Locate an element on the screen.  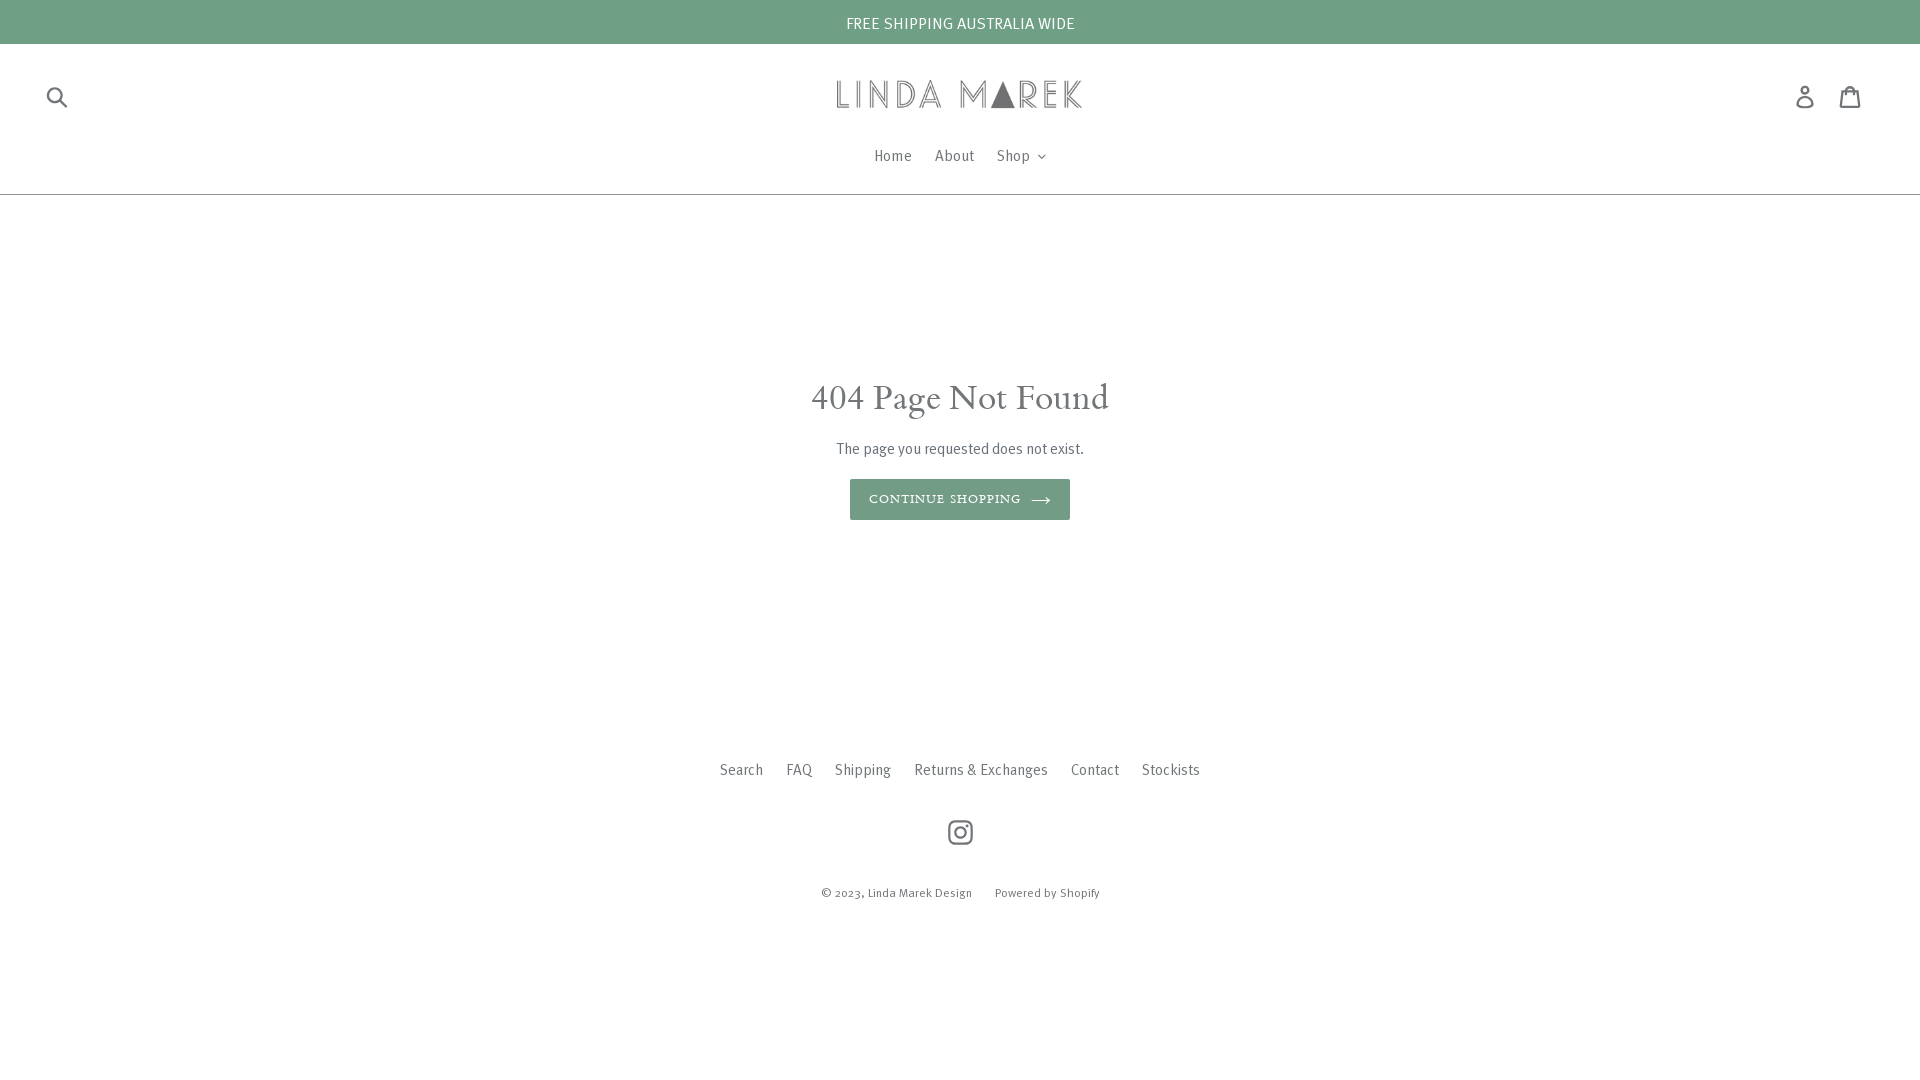
'Submit' is located at coordinates (58, 96).